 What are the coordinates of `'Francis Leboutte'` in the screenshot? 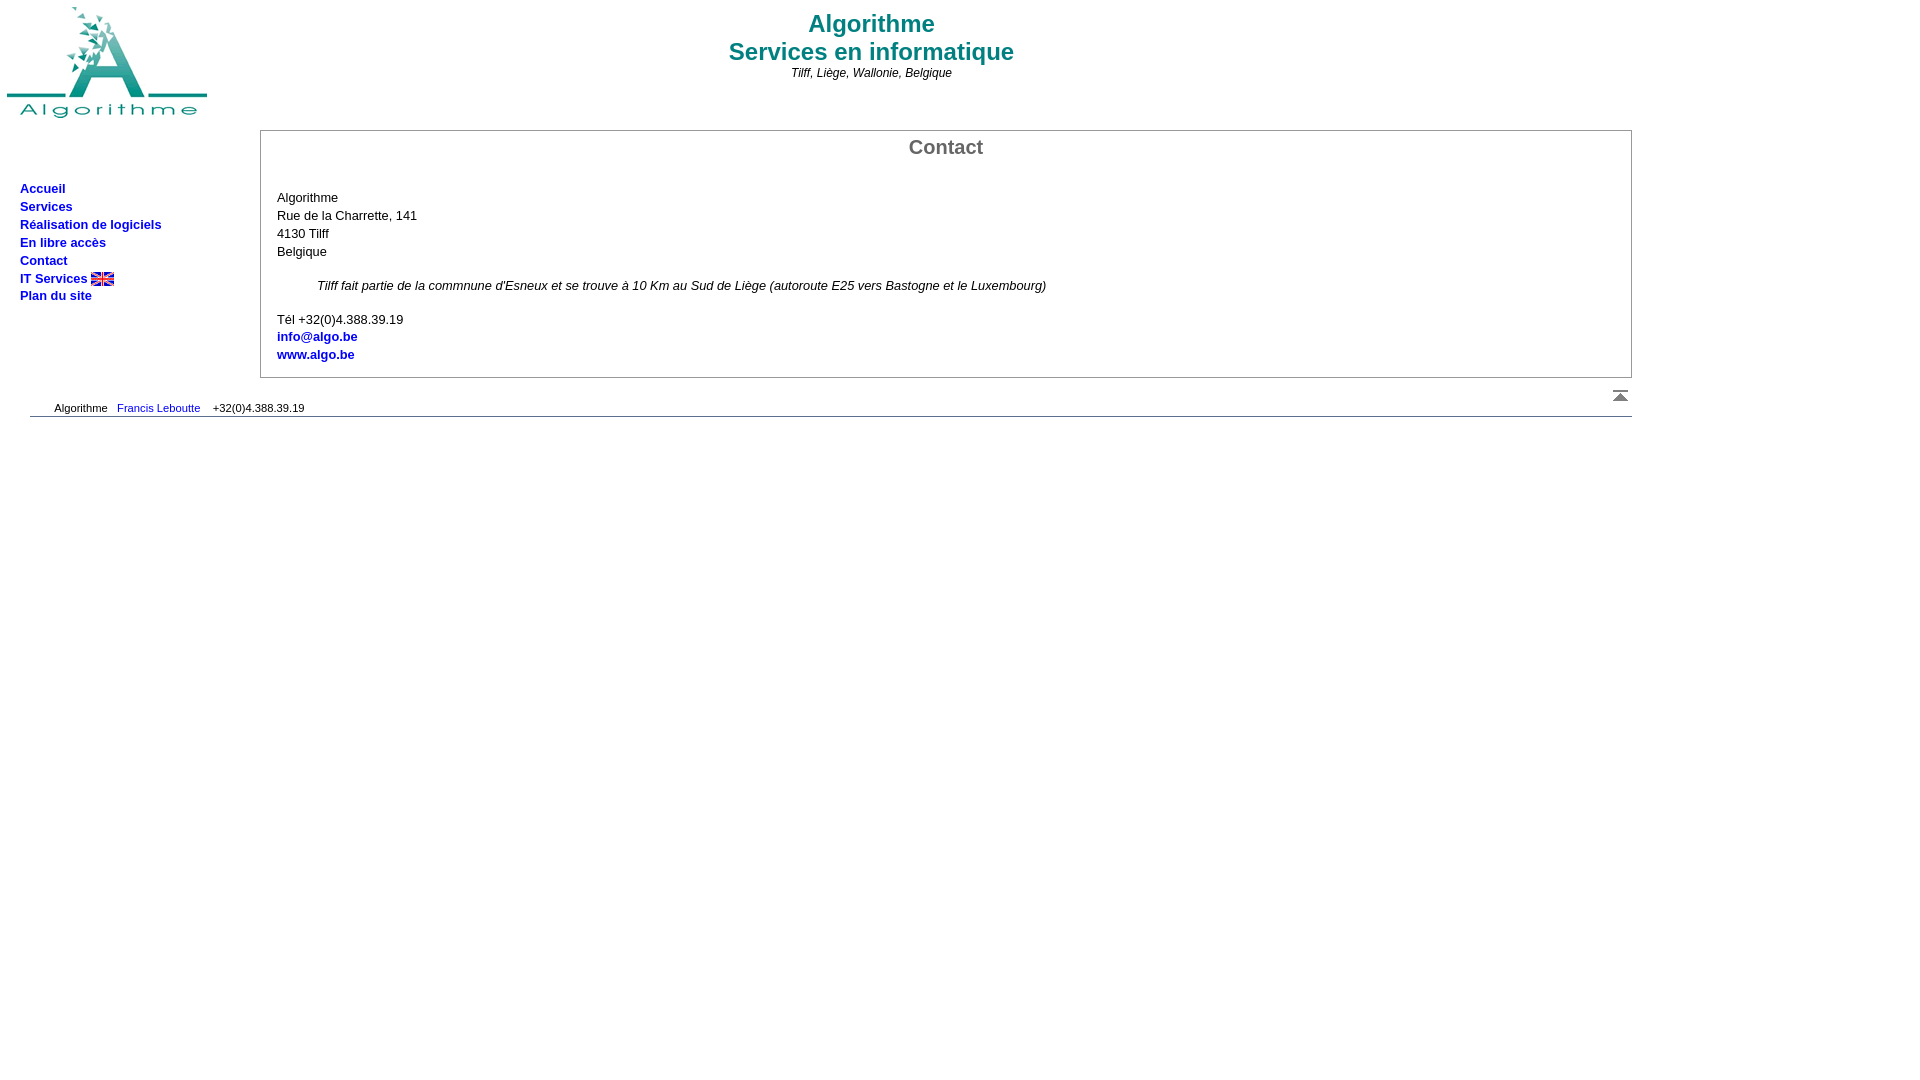 It's located at (157, 407).